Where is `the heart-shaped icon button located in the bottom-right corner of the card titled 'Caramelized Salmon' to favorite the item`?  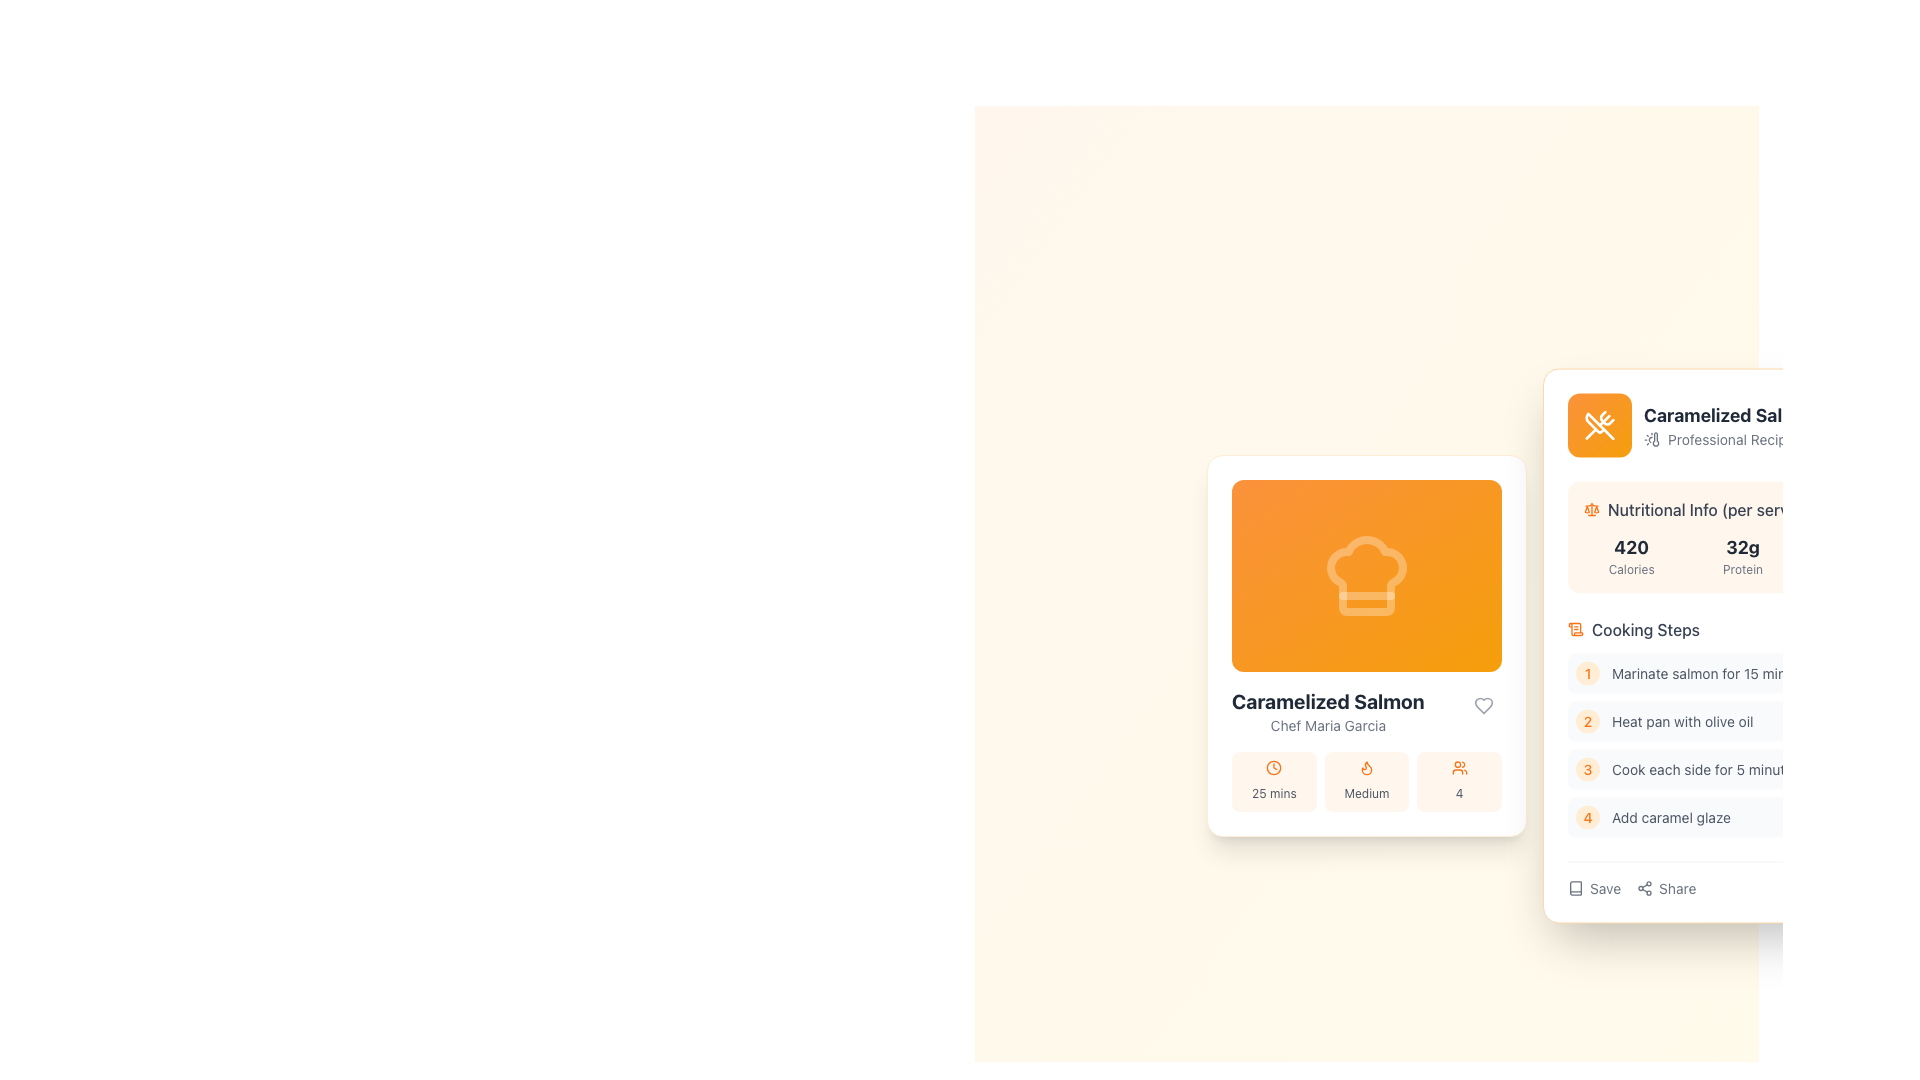 the heart-shaped icon button located in the bottom-right corner of the card titled 'Caramelized Salmon' to favorite the item is located at coordinates (1483, 704).